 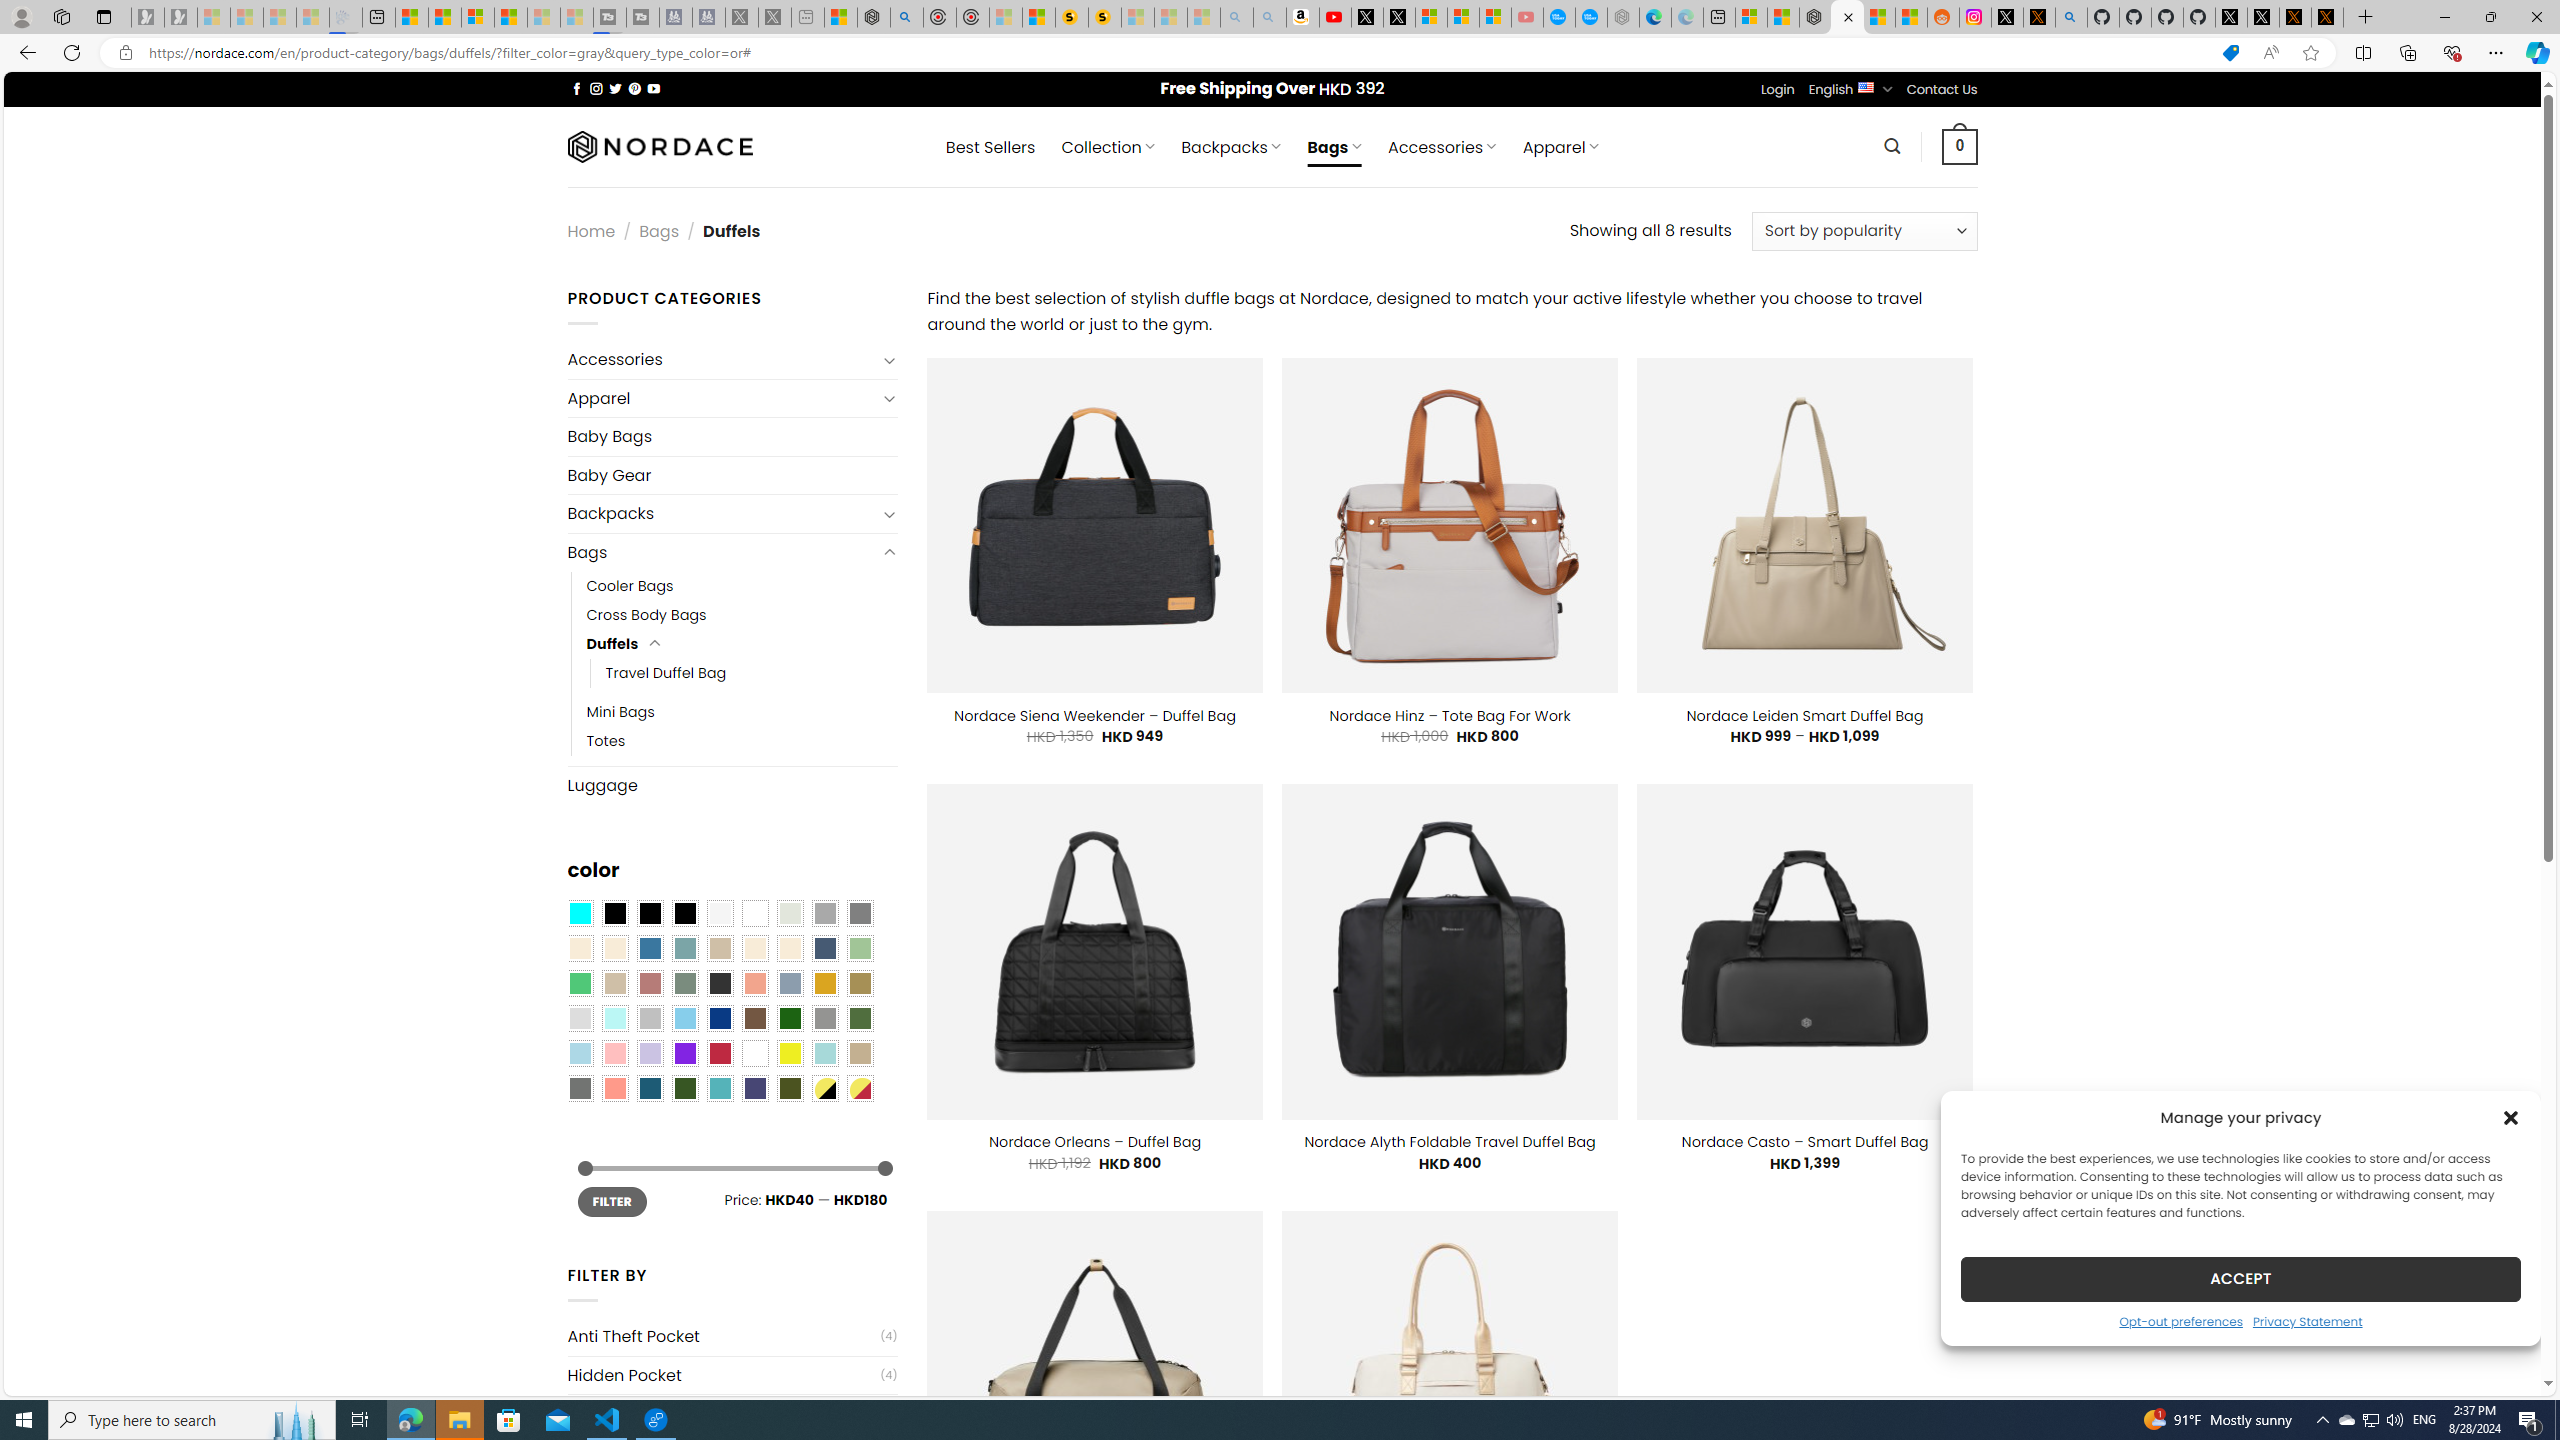 I want to click on 'Sky Blue', so click(x=684, y=1018).